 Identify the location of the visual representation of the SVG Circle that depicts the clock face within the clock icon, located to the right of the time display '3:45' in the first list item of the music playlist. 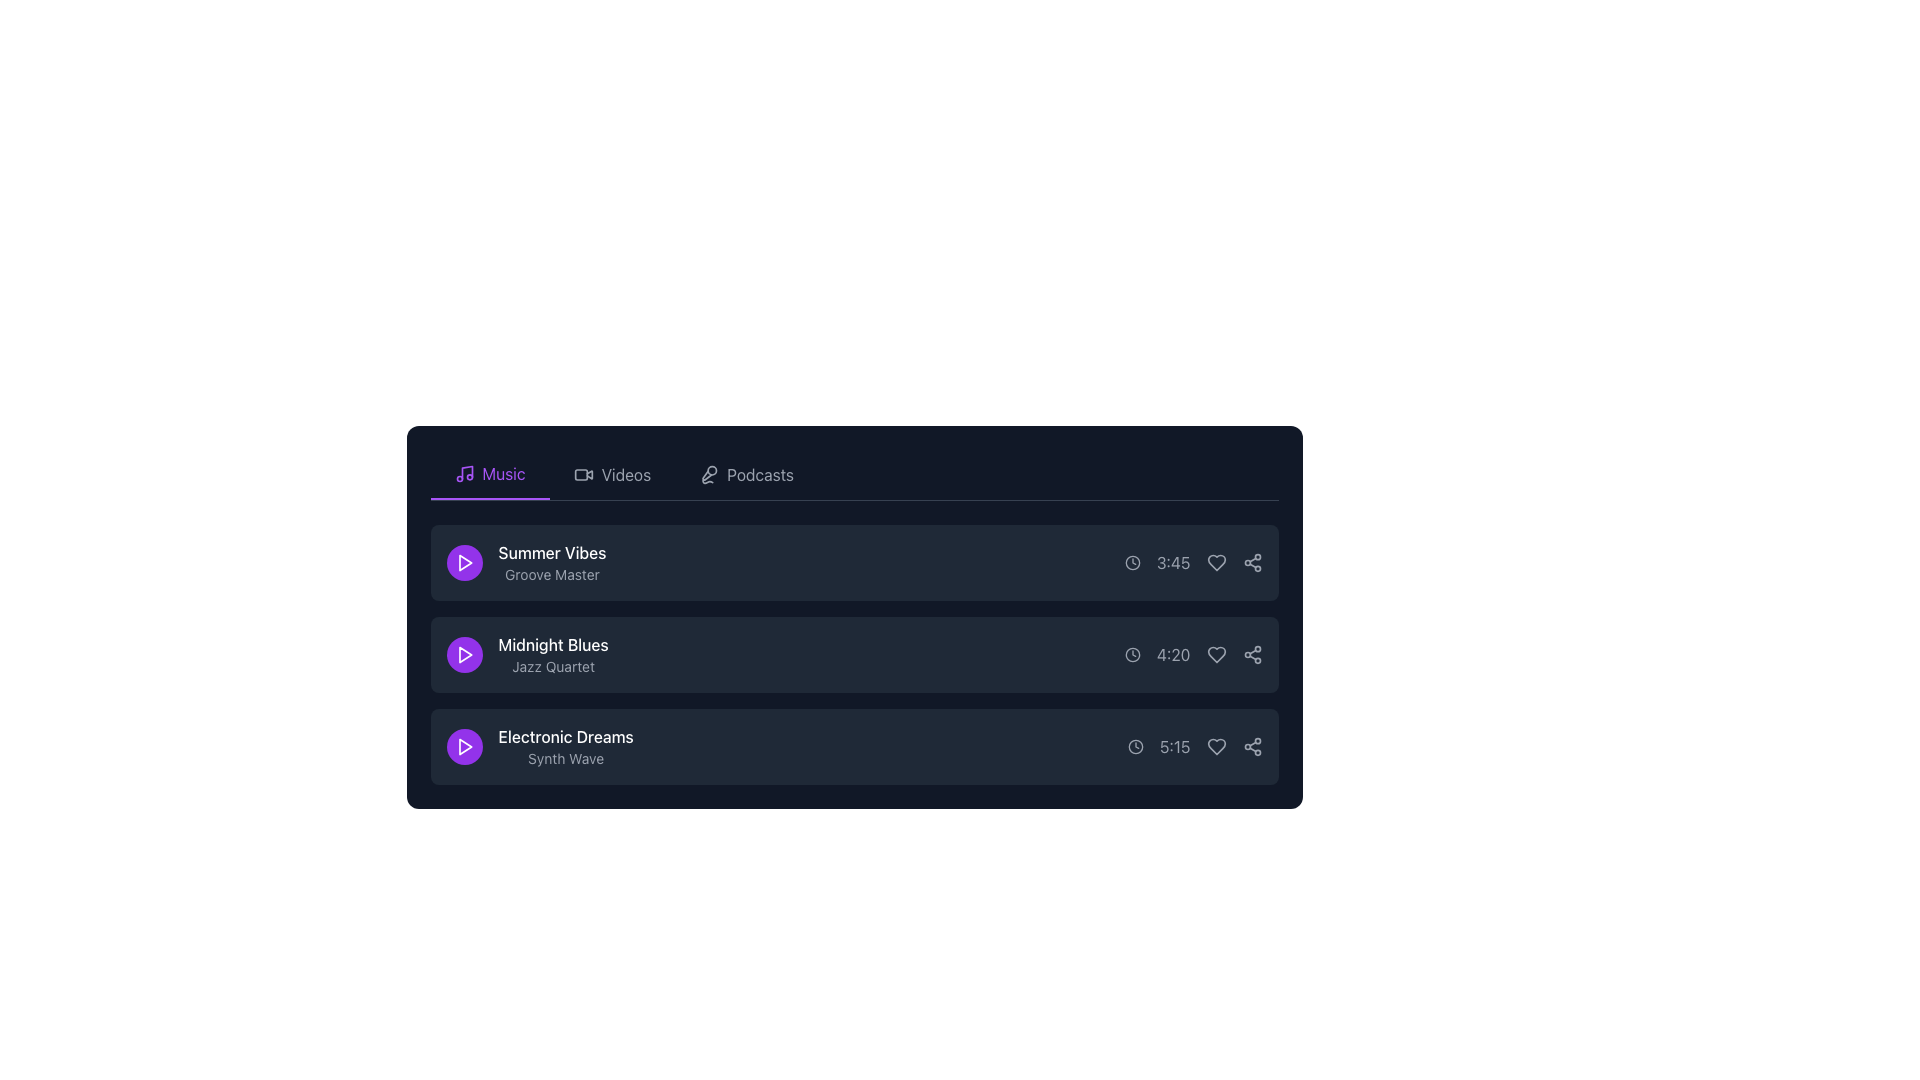
(1132, 563).